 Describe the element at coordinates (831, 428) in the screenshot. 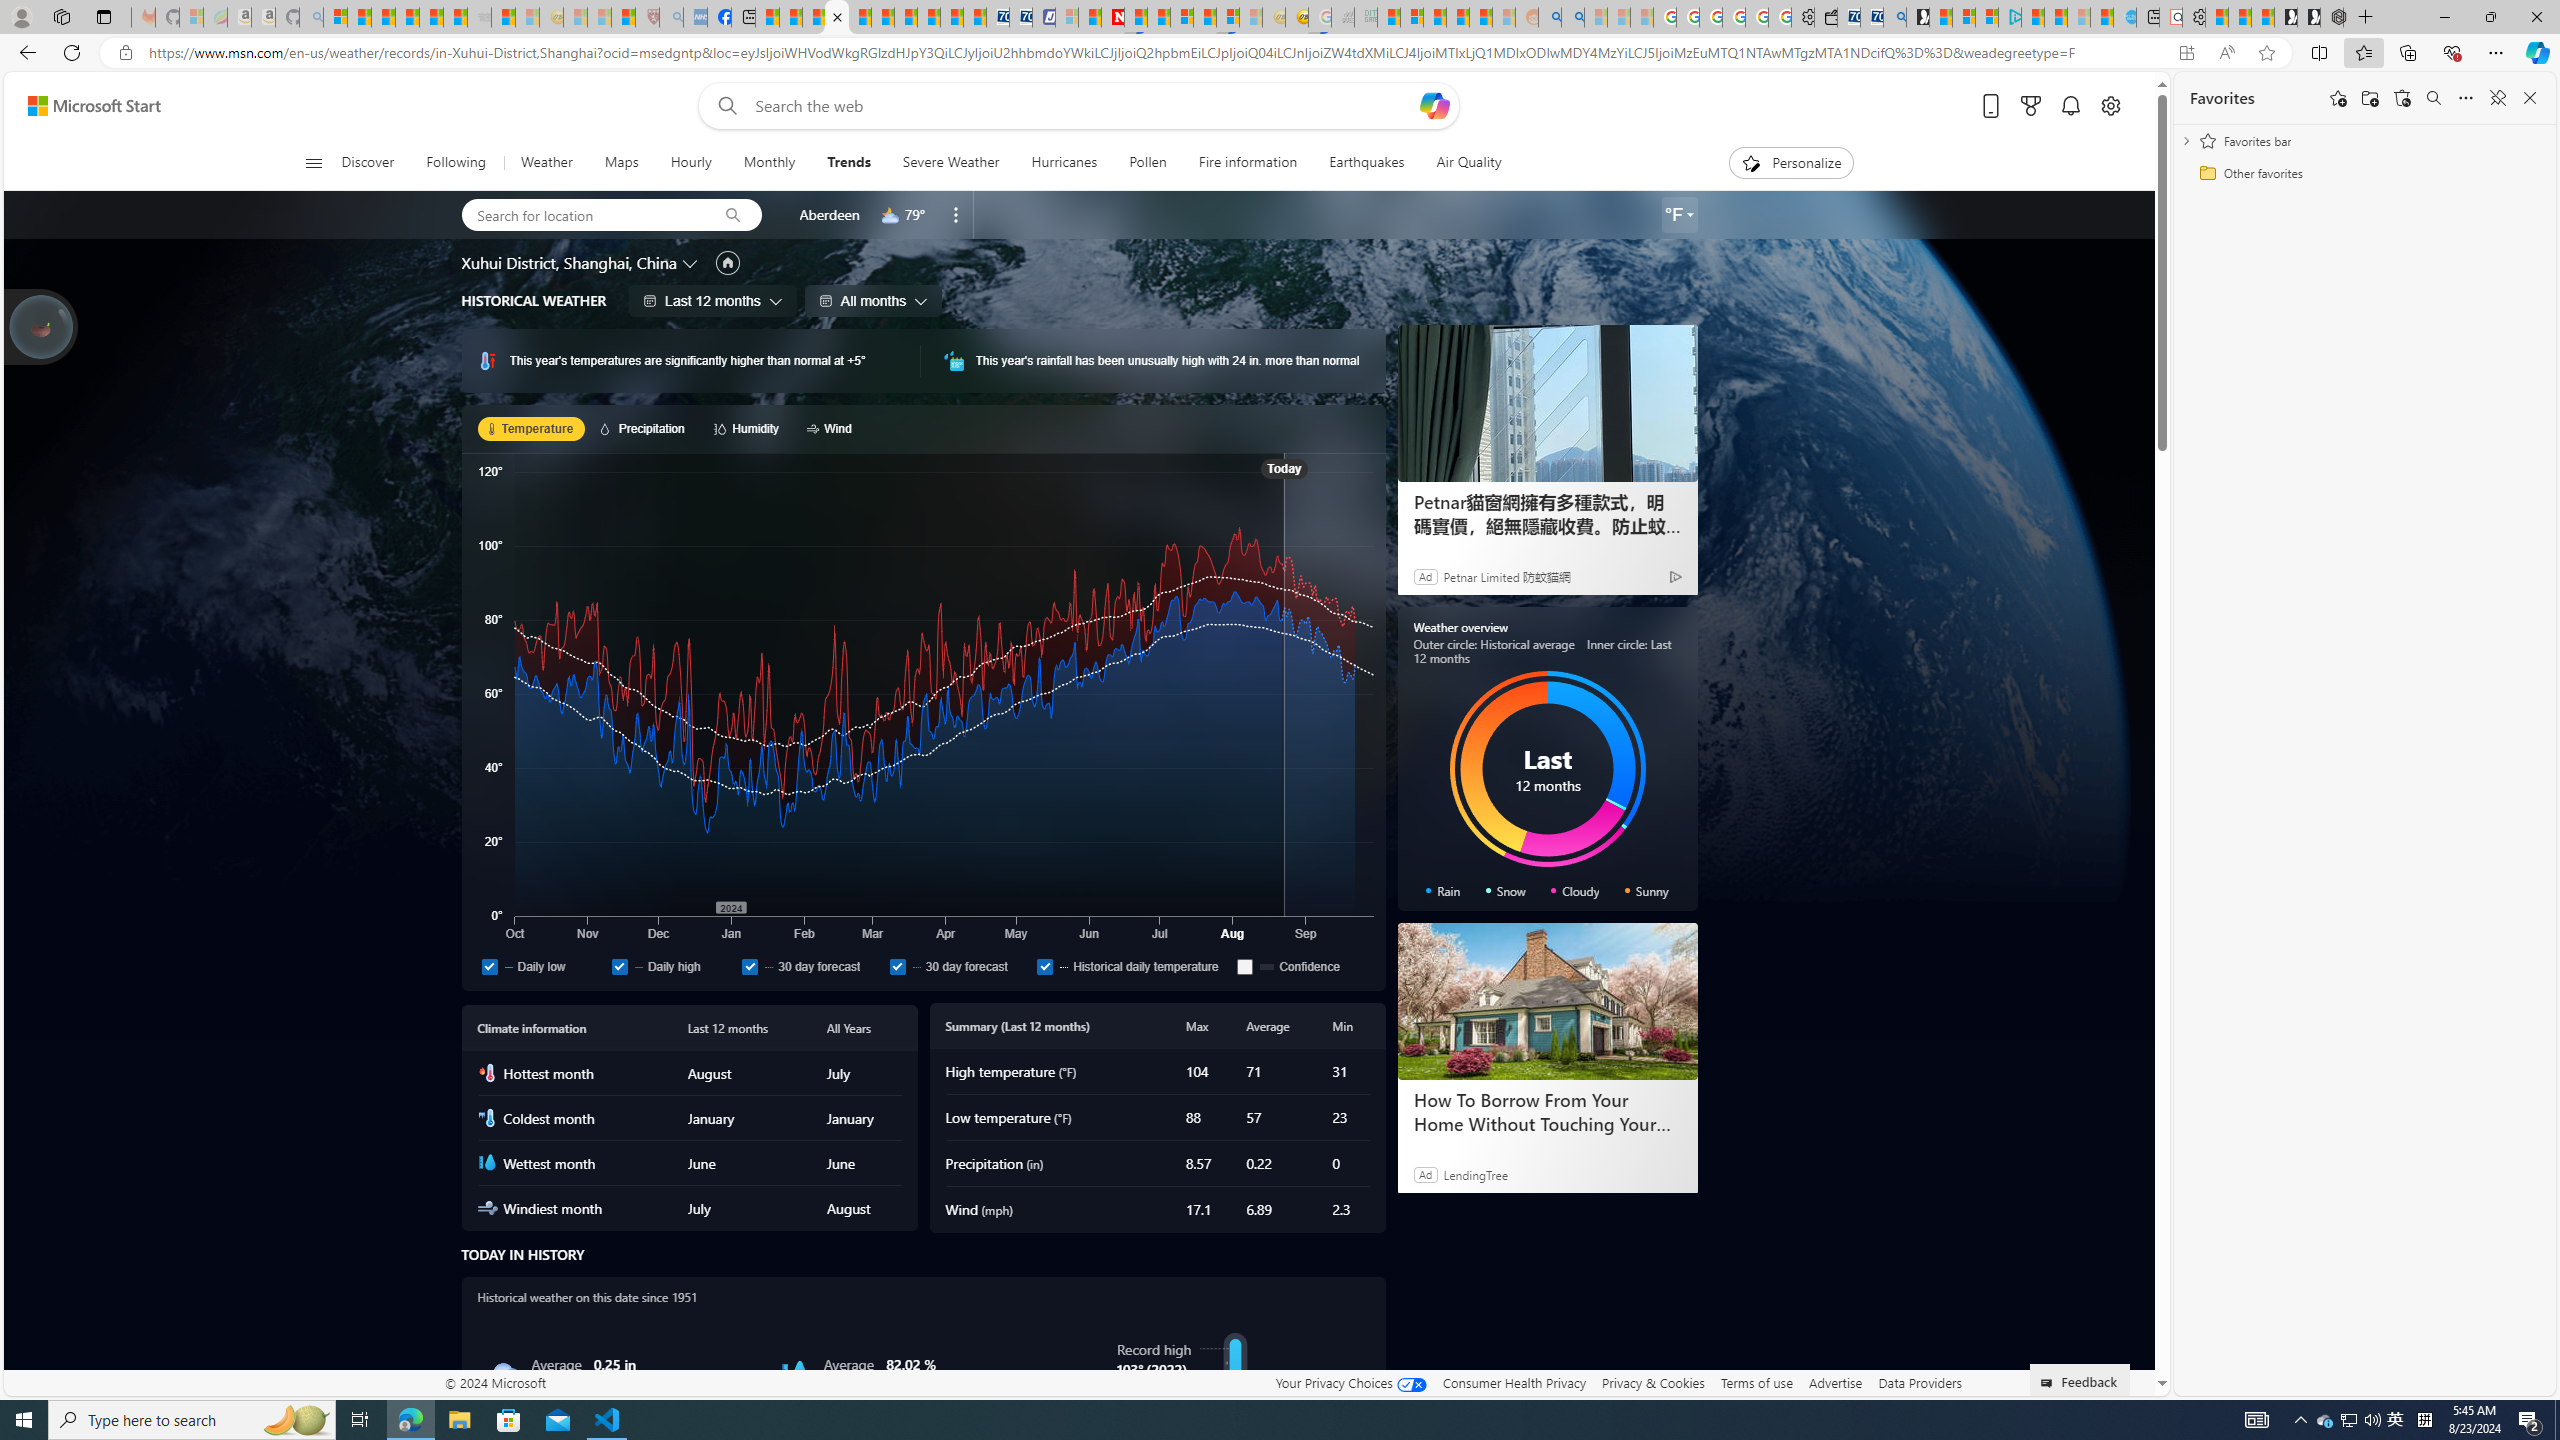

I see `'Wind'` at that location.